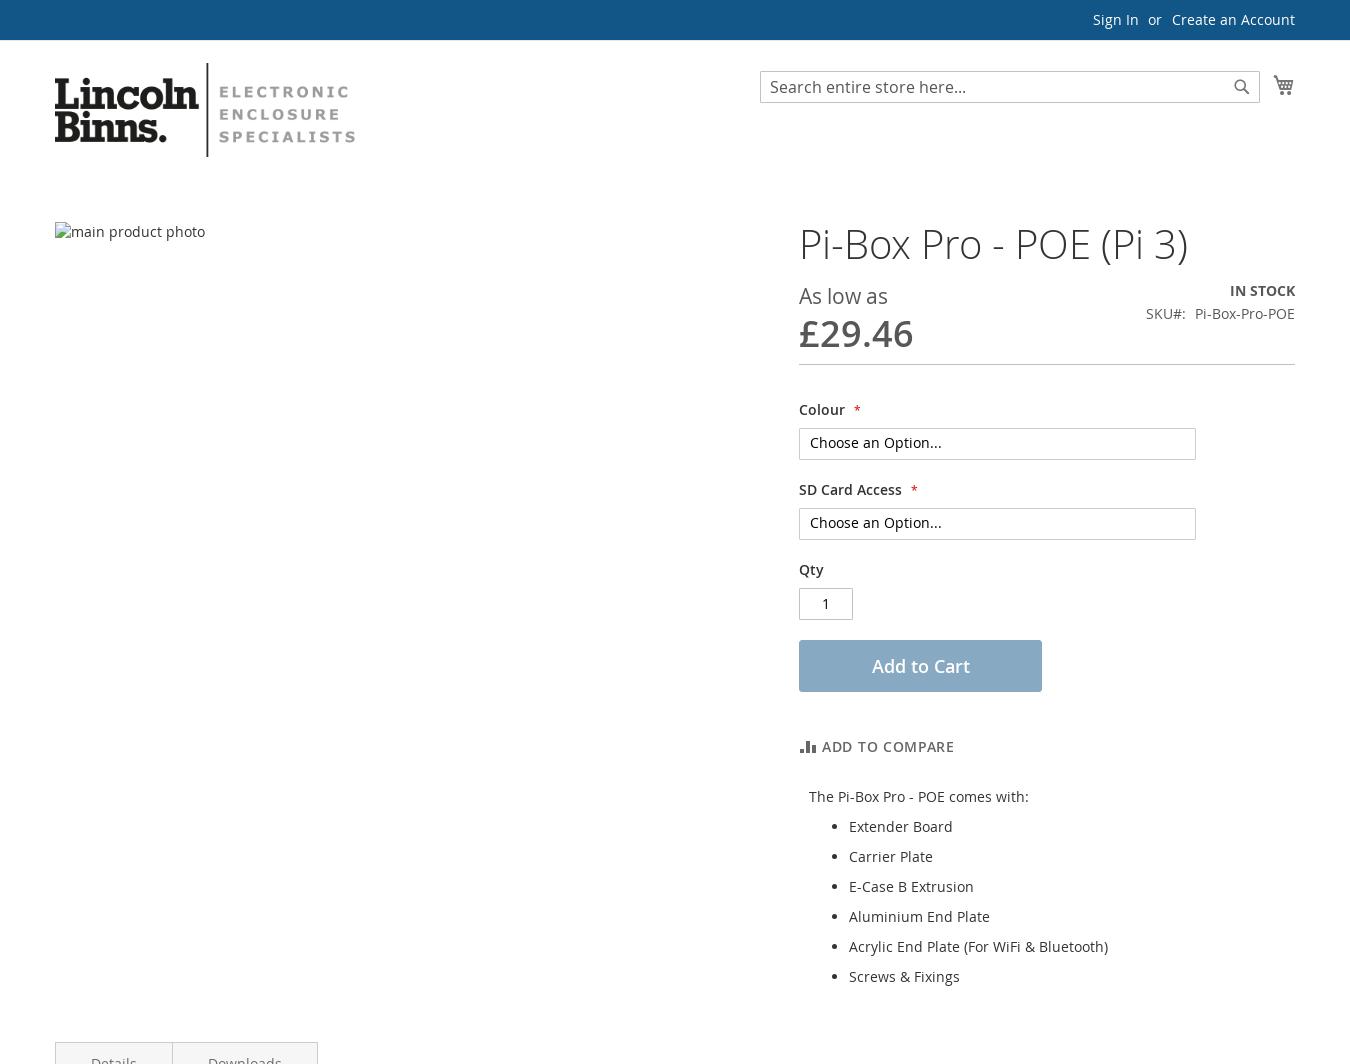  Describe the element at coordinates (918, 915) in the screenshot. I see `'Aluminium End Plate'` at that location.